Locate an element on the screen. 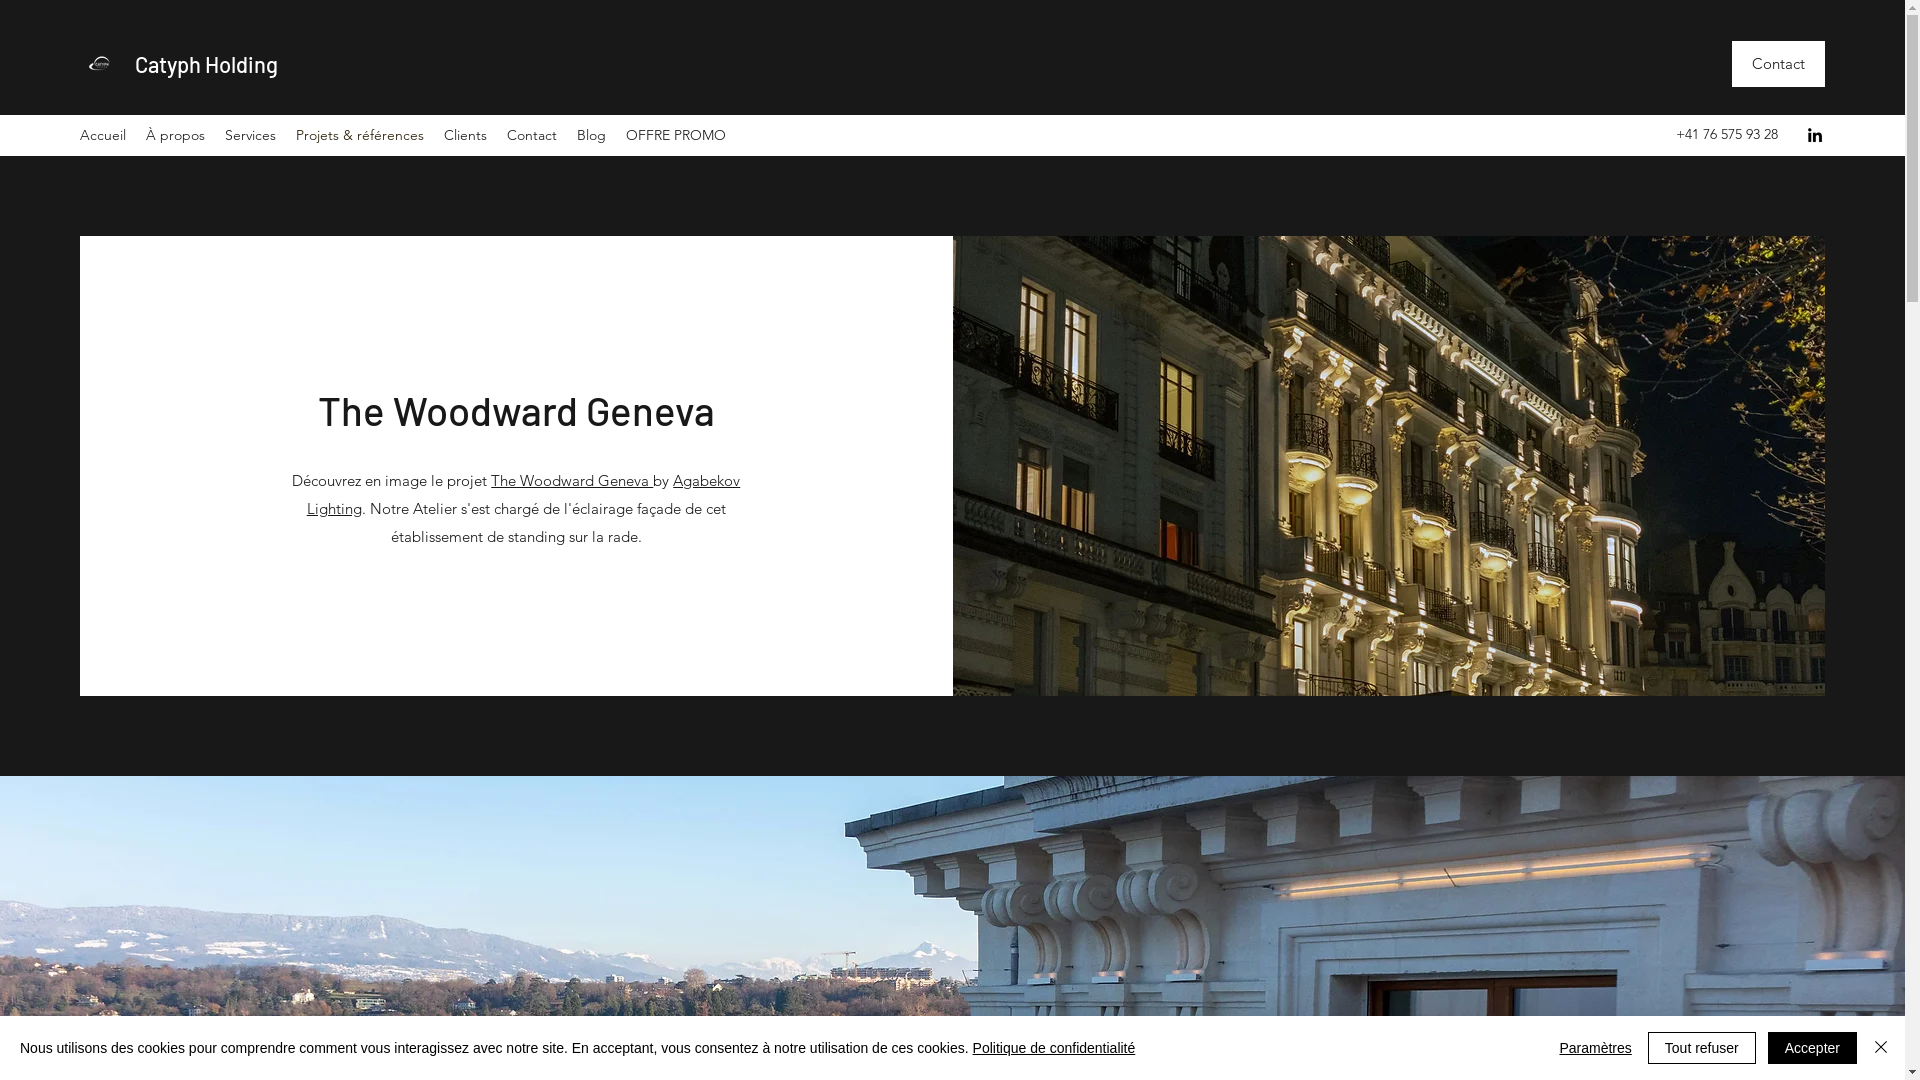  'The Woodward Geneva' is located at coordinates (570, 480).